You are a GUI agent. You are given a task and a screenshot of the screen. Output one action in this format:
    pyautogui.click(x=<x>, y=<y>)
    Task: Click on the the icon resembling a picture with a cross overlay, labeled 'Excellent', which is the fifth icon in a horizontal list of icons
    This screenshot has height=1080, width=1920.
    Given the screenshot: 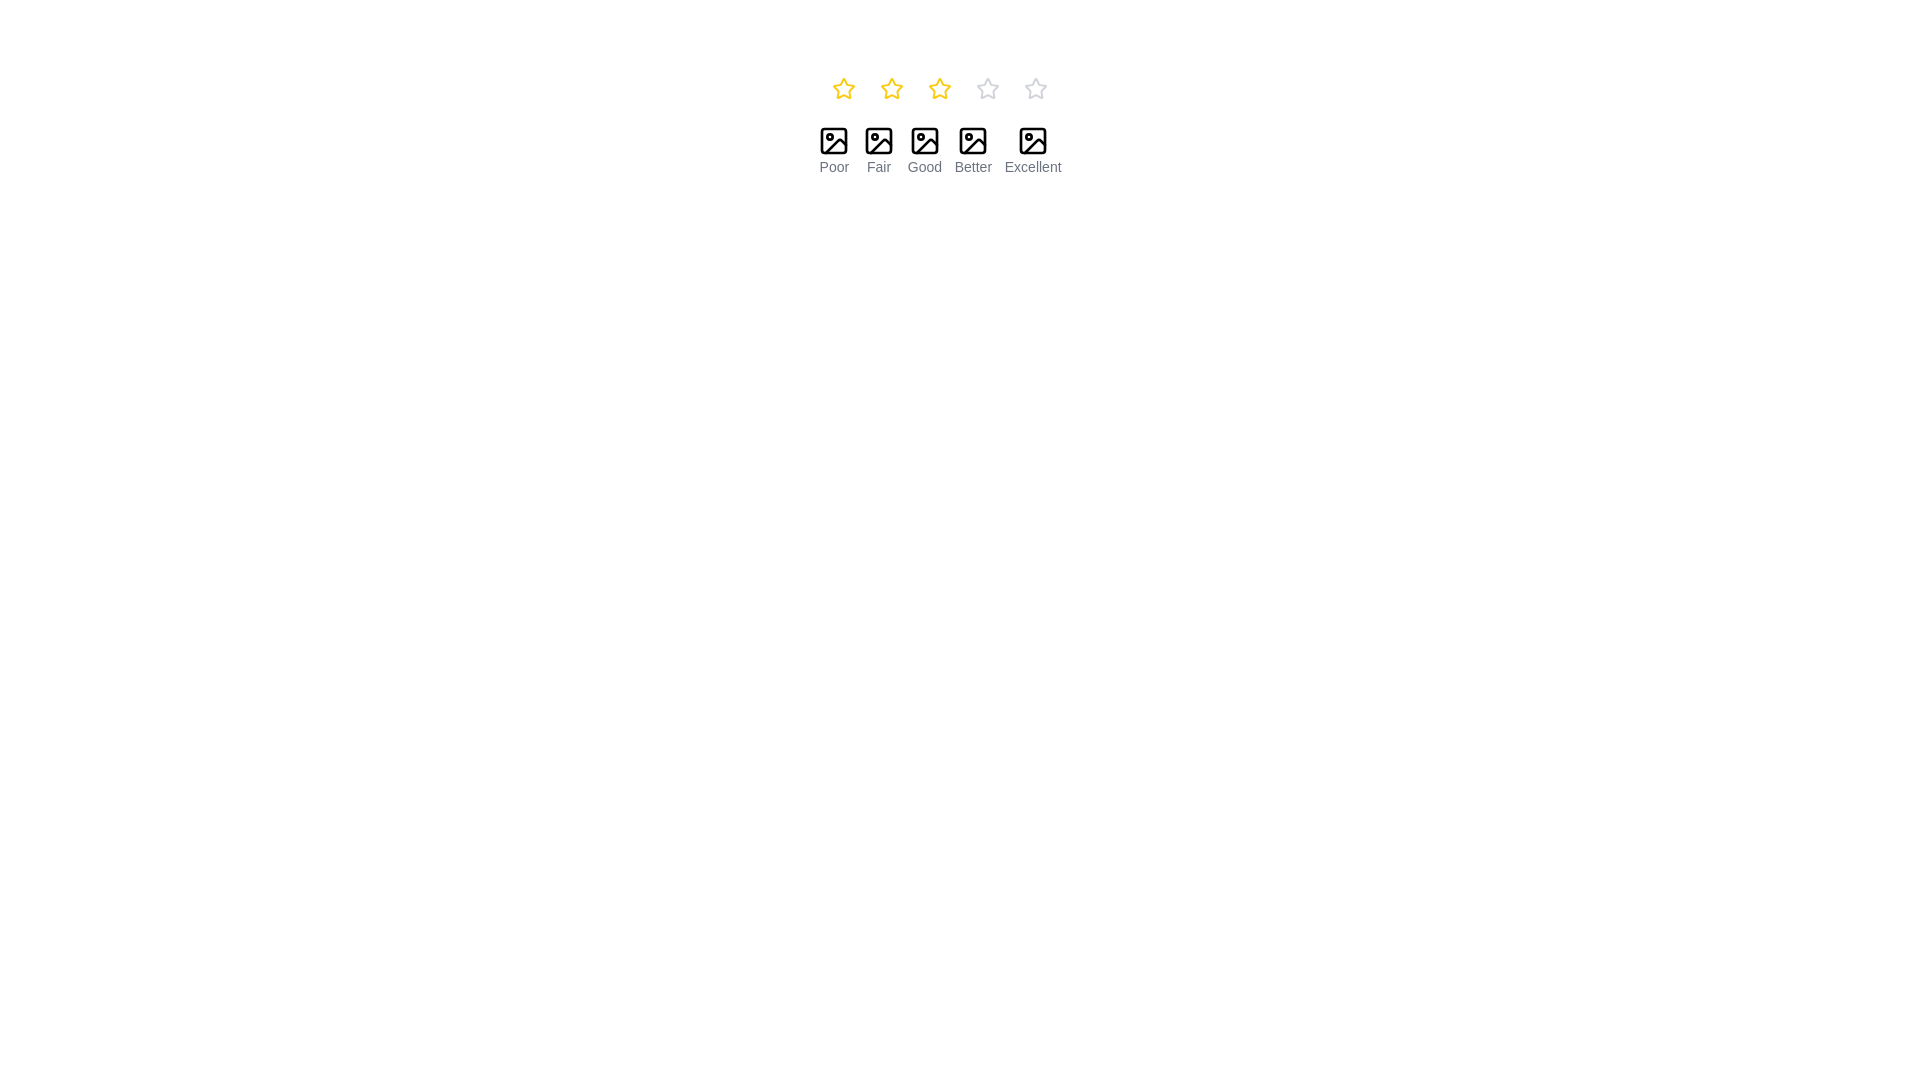 What is the action you would take?
    pyautogui.click(x=1033, y=140)
    